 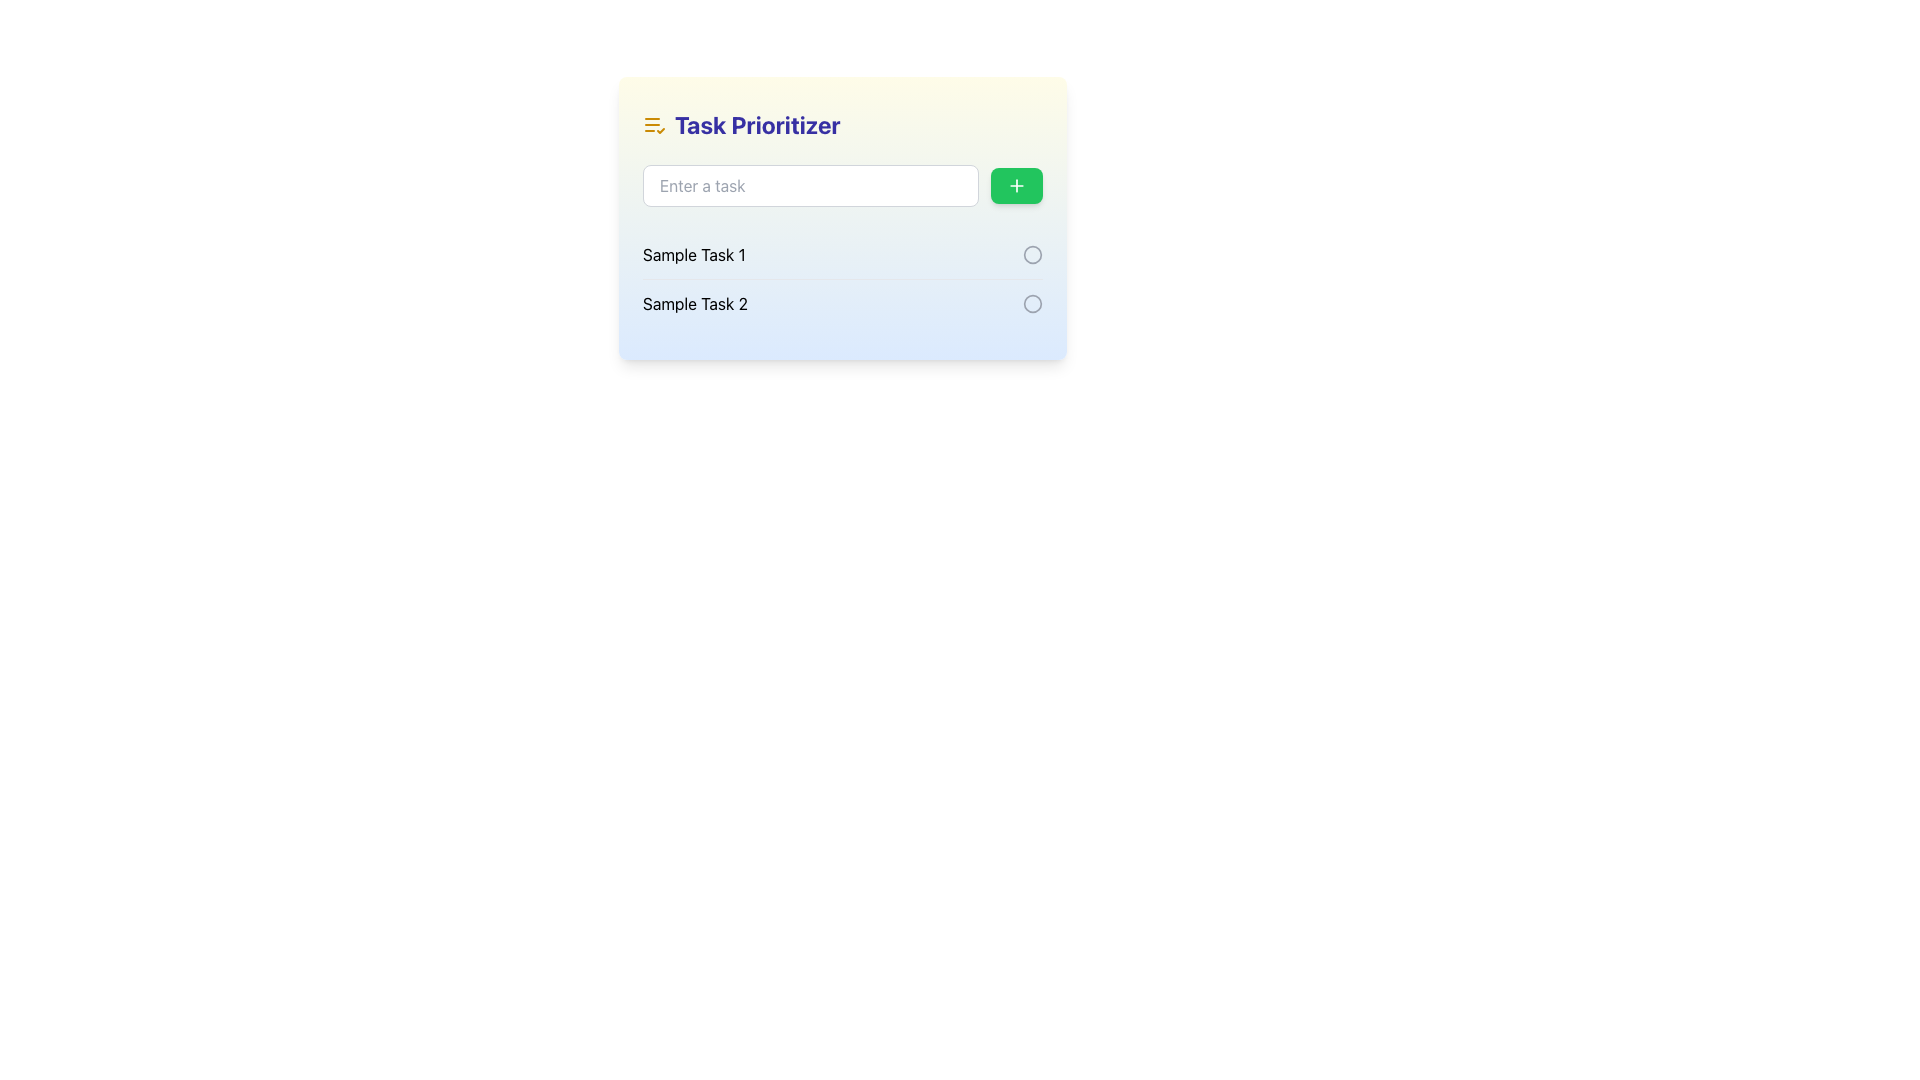 I want to click on the yellow checkmark icon that indicates organization or completion, located to the left of the 'Task Prioritizer' text in the header section, so click(x=654, y=124).